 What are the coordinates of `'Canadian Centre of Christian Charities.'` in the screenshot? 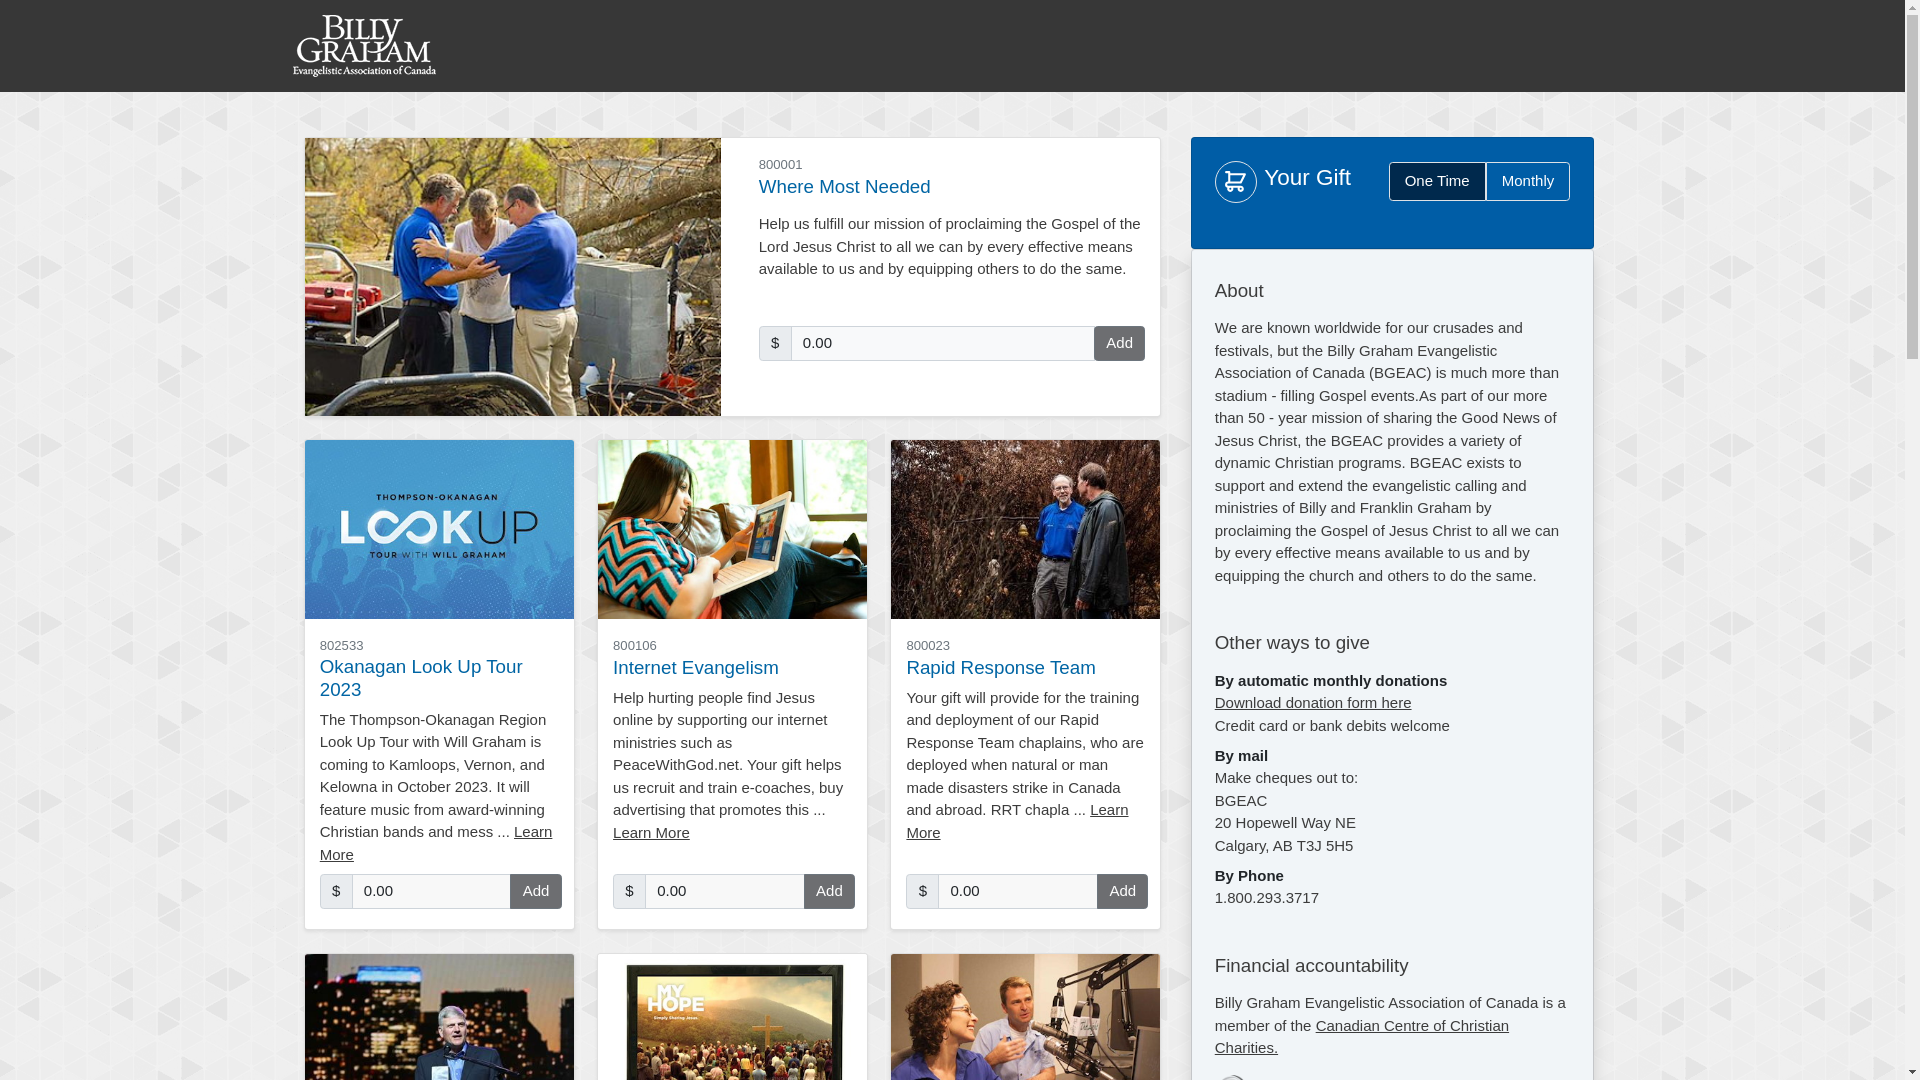 It's located at (1361, 1035).